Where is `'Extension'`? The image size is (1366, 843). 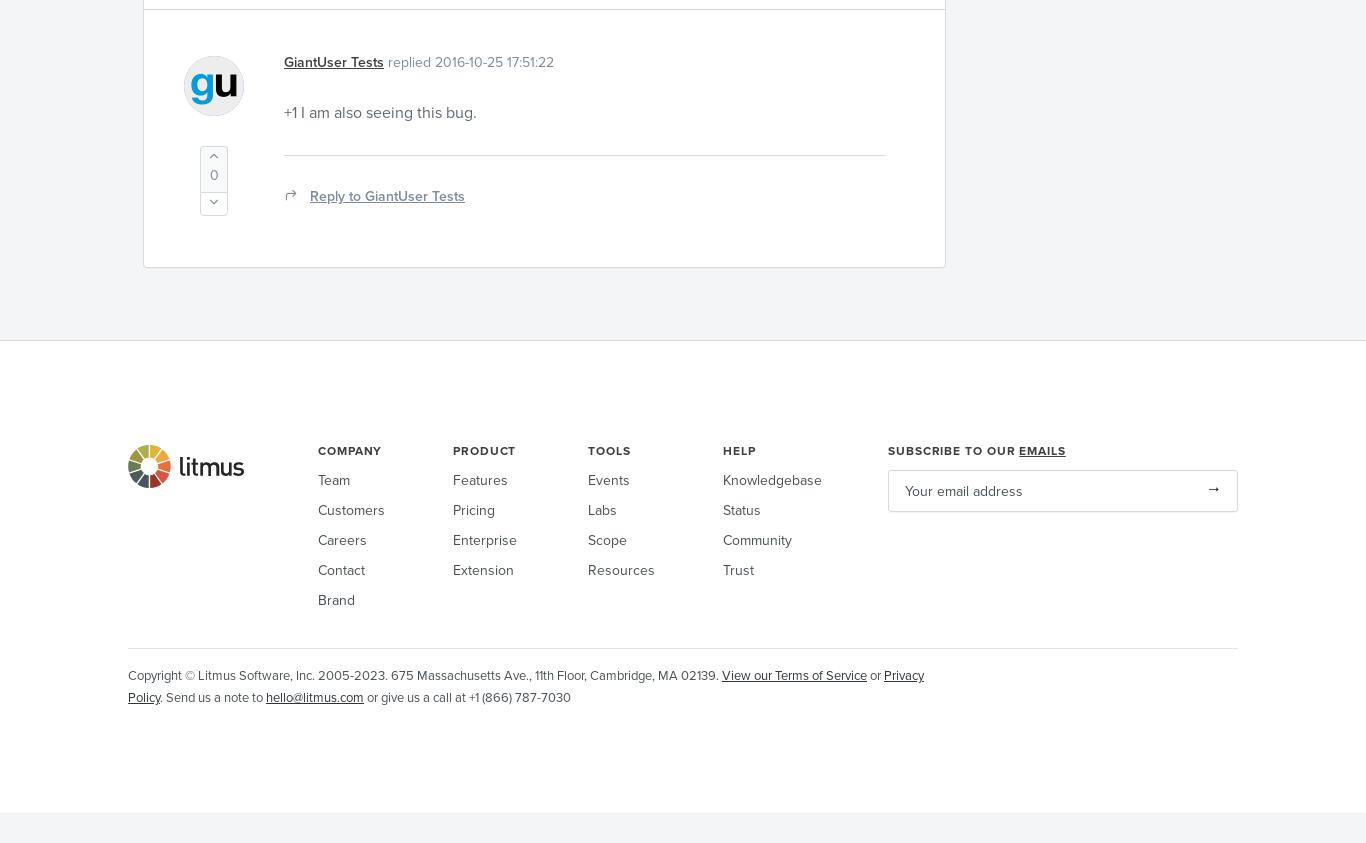
'Extension' is located at coordinates (483, 569).